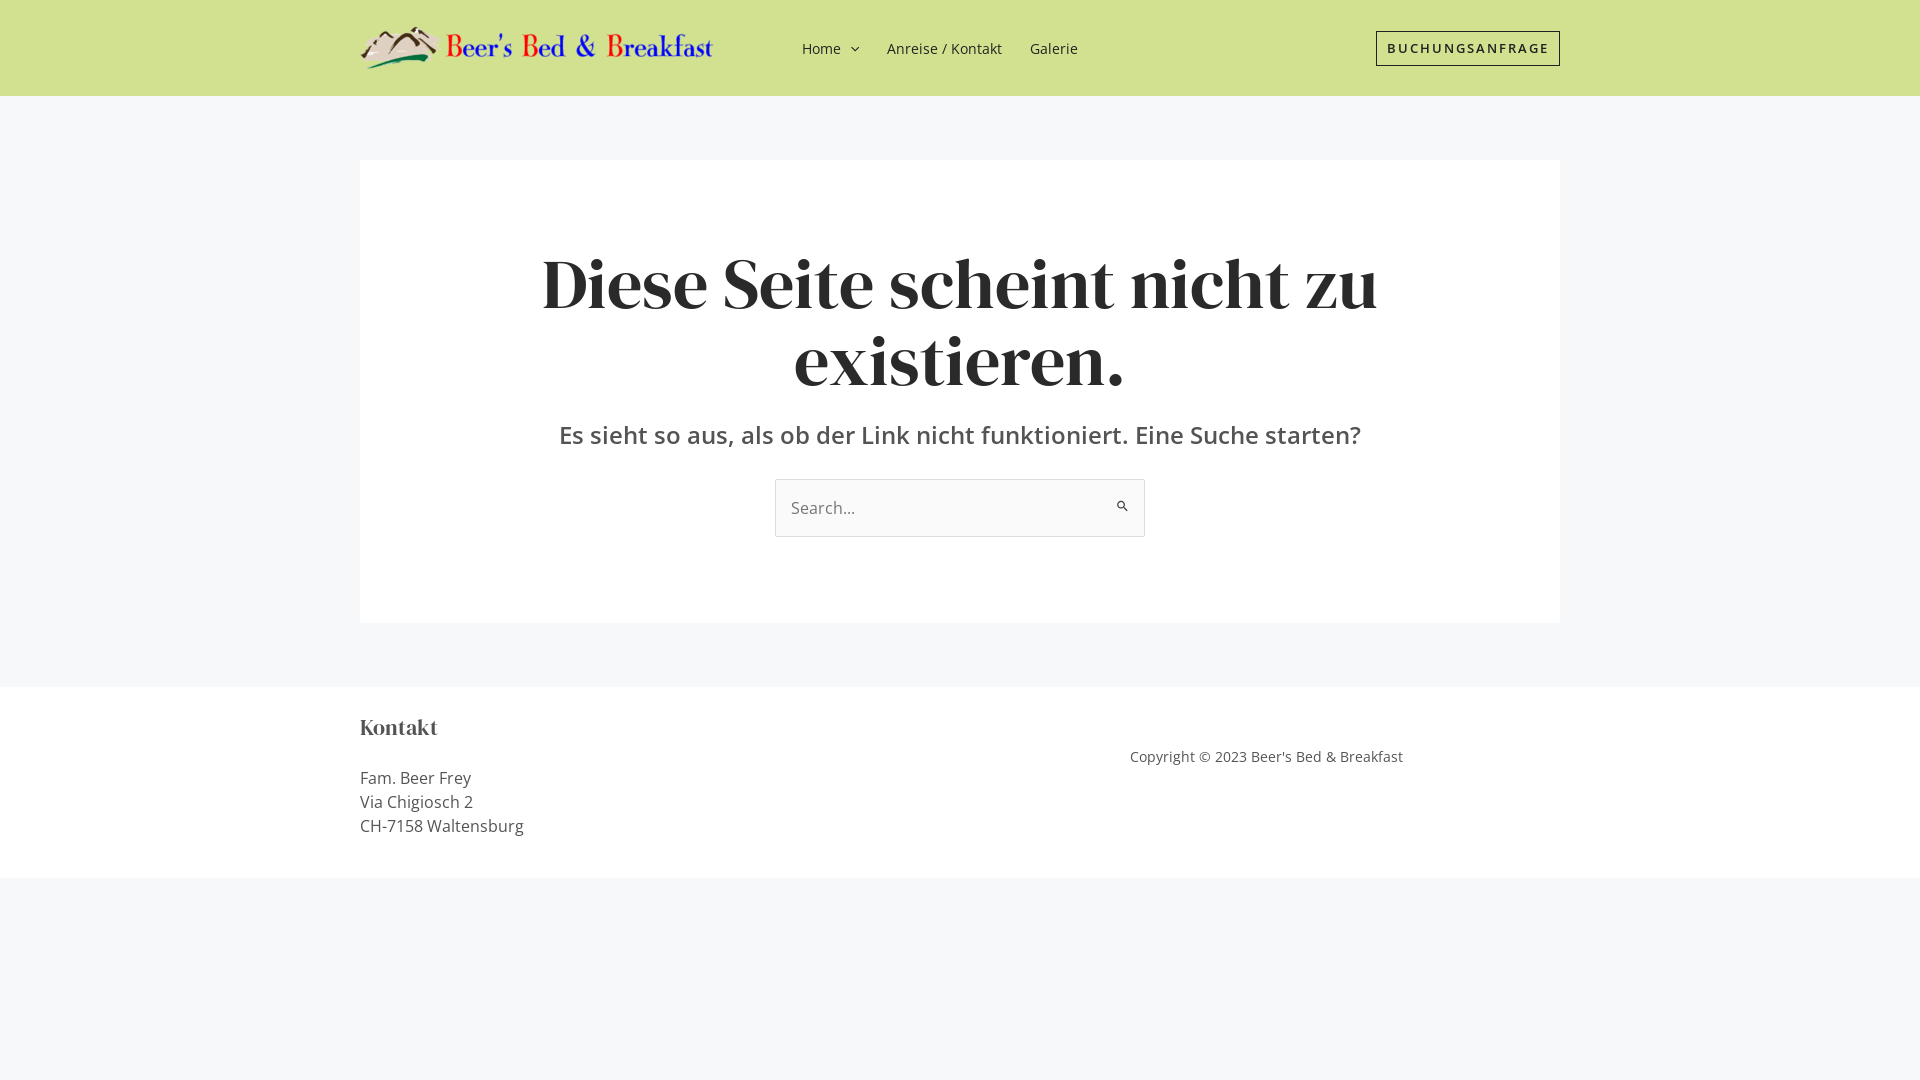 Image resolution: width=1920 pixels, height=1080 pixels. Describe the element at coordinates (786, 48) in the screenshot. I see `'Home'` at that location.